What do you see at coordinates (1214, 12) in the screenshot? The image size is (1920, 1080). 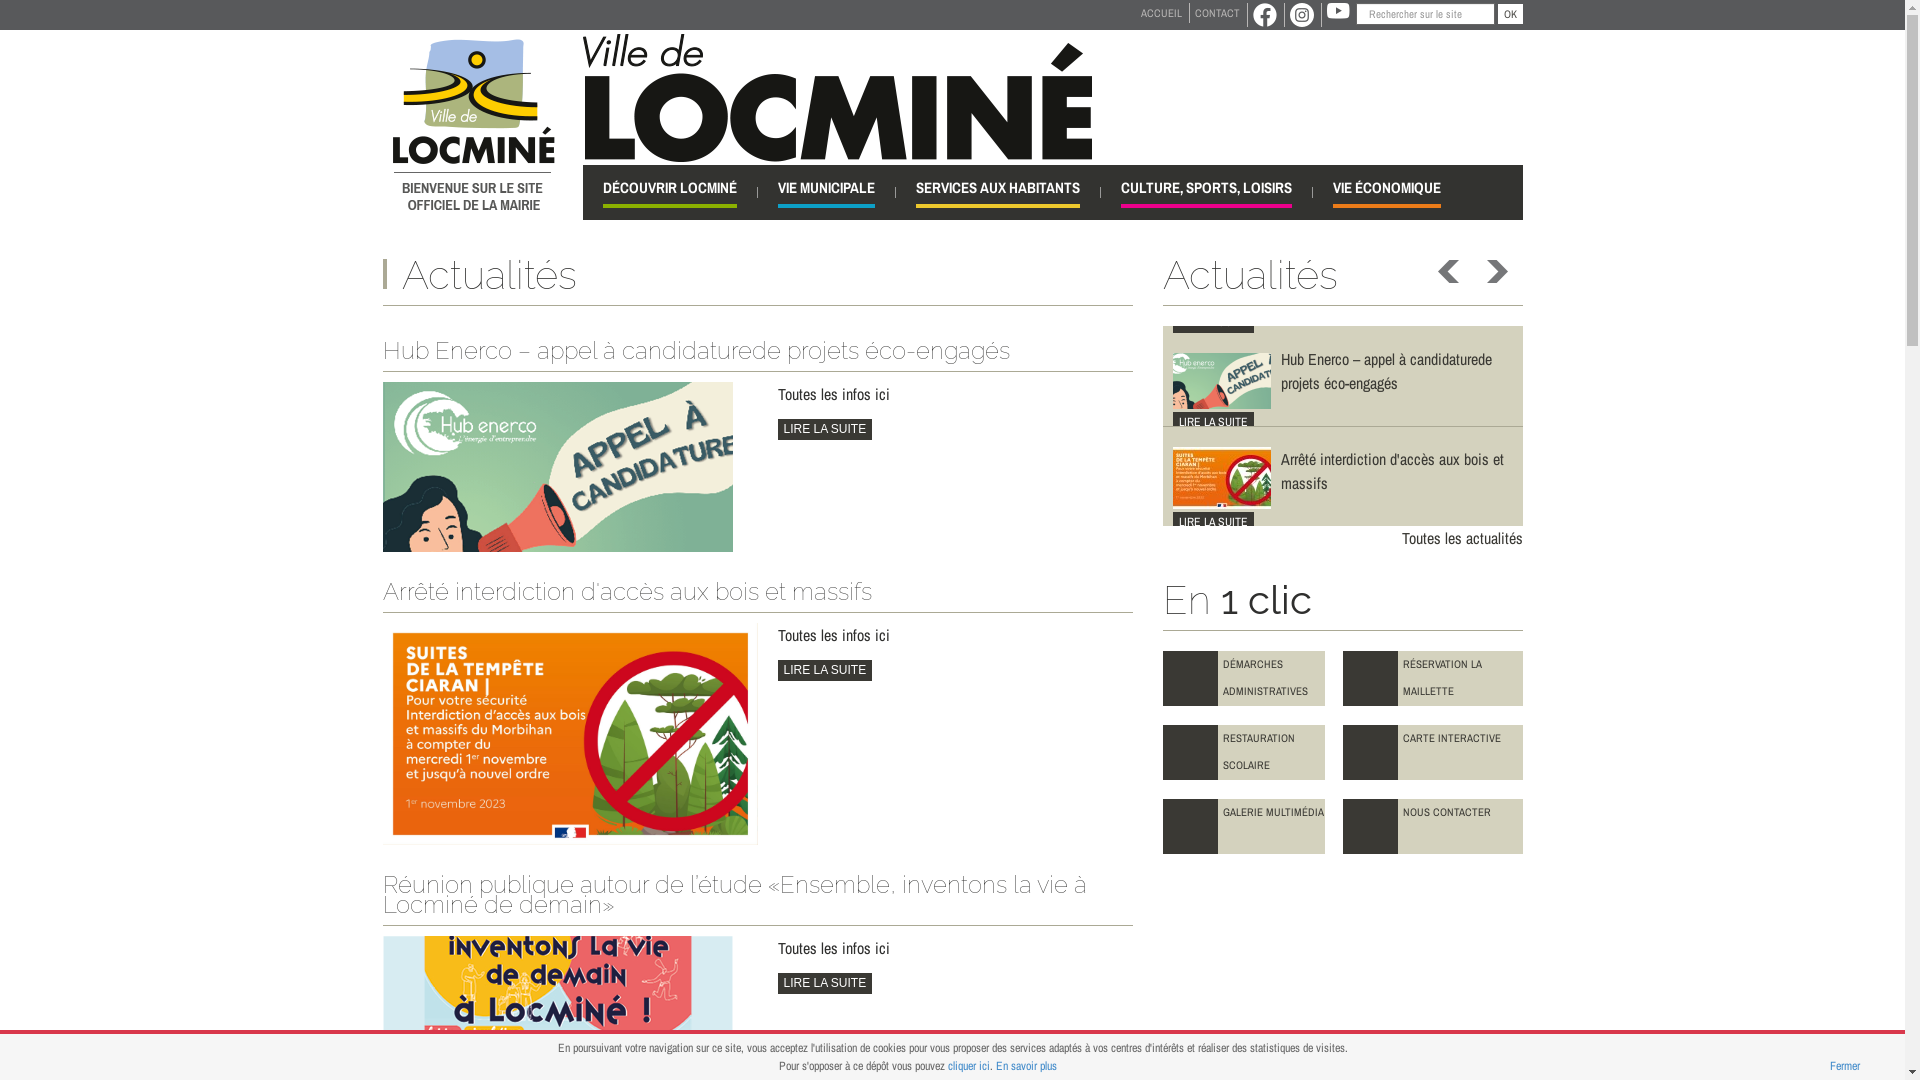 I see `'CONTACT'` at bounding box center [1214, 12].